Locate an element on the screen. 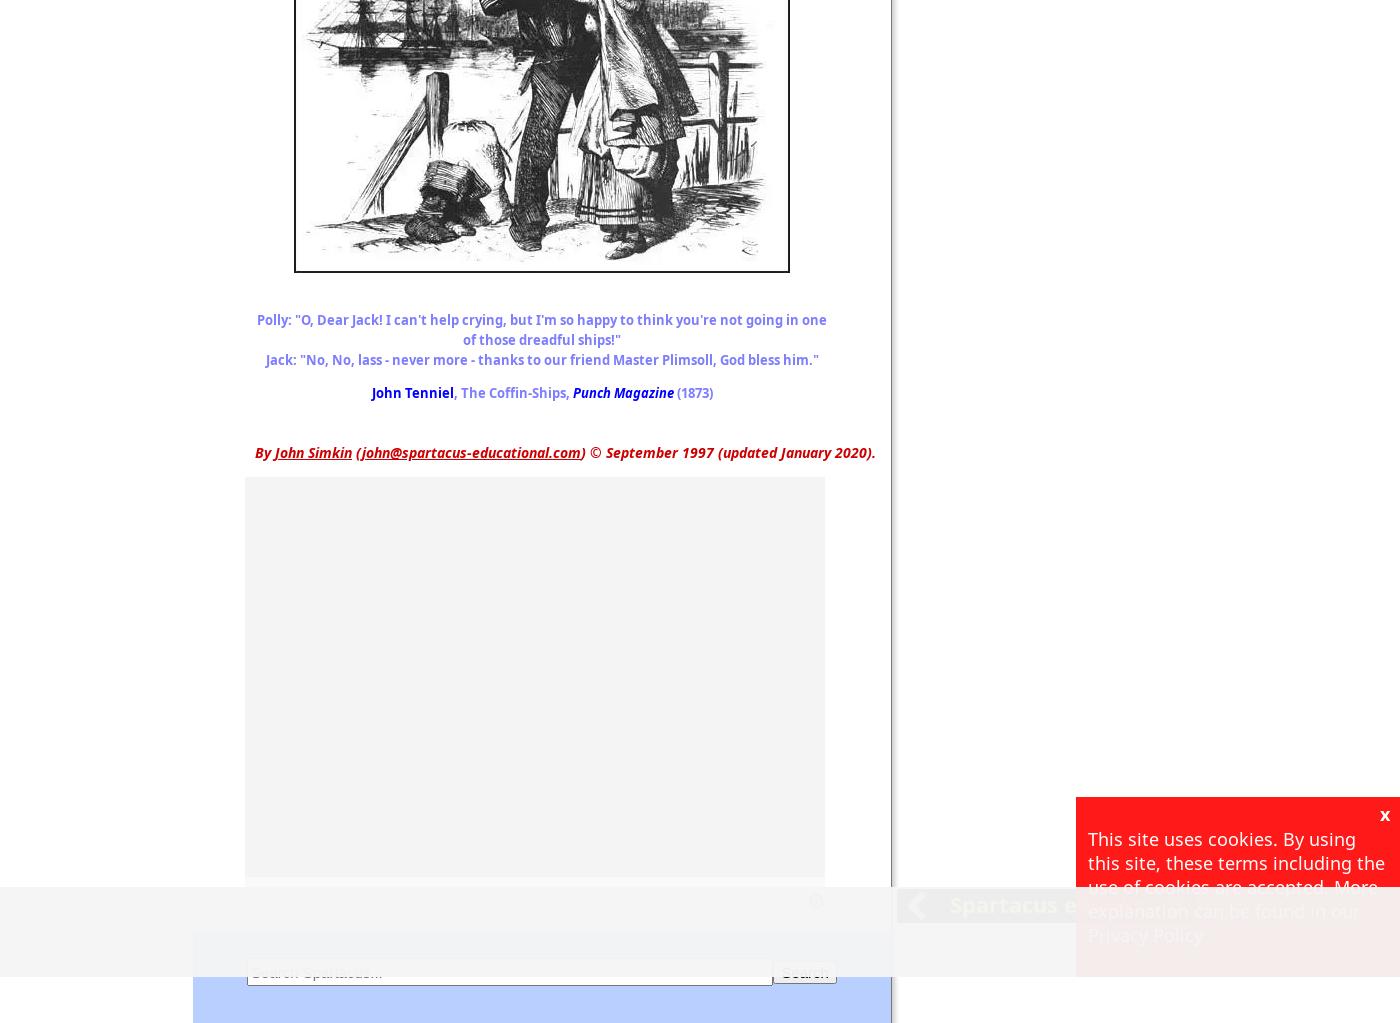 Image resolution: width=1400 pixels, height=1023 pixels. 'This site uses cookies. By using this site, these terms including the use of cookies are accepted. More explanation can be found in our Privacy Policy' is located at coordinates (1236, 887).